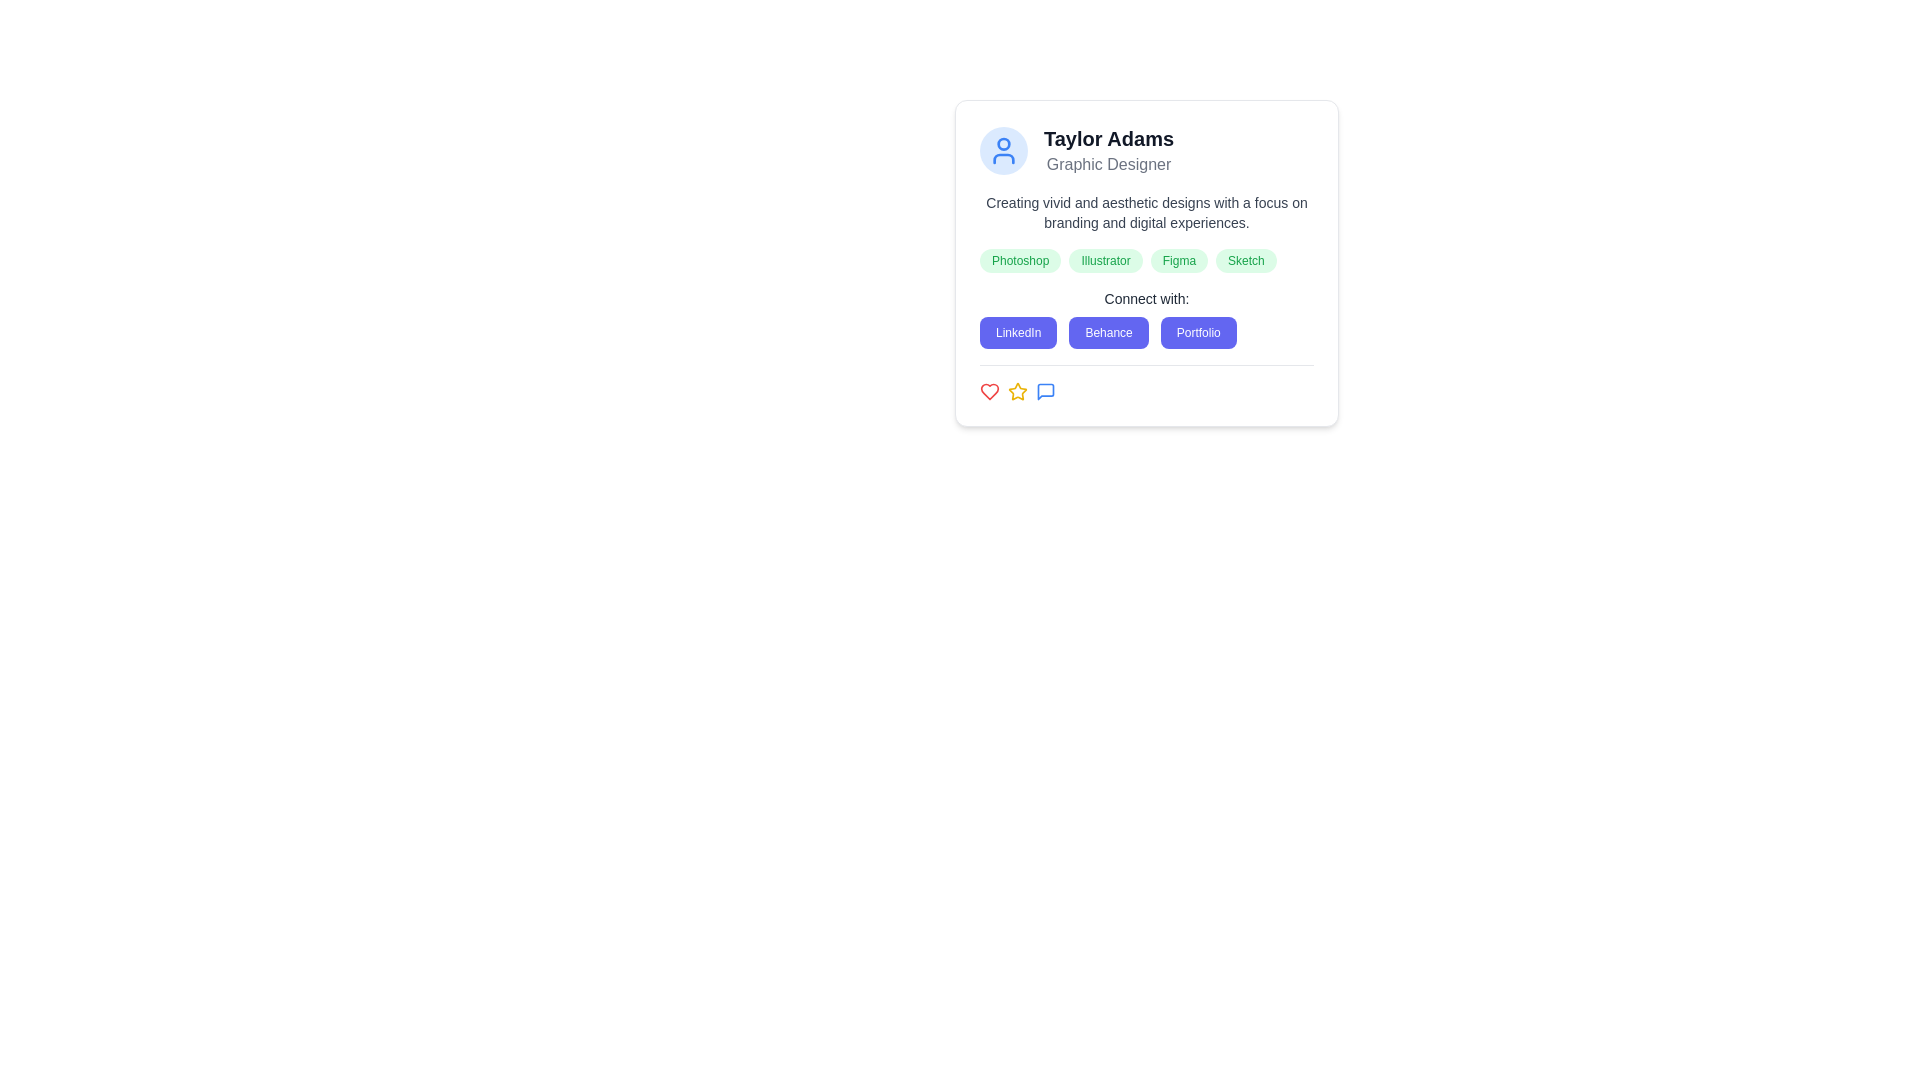  Describe the element at coordinates (1179, 260) in the screenshot. I see `the display badge indicating proficiency in 'Figma', which is the third badge in the horizontal list of skill badges located within the profile card` at that location.